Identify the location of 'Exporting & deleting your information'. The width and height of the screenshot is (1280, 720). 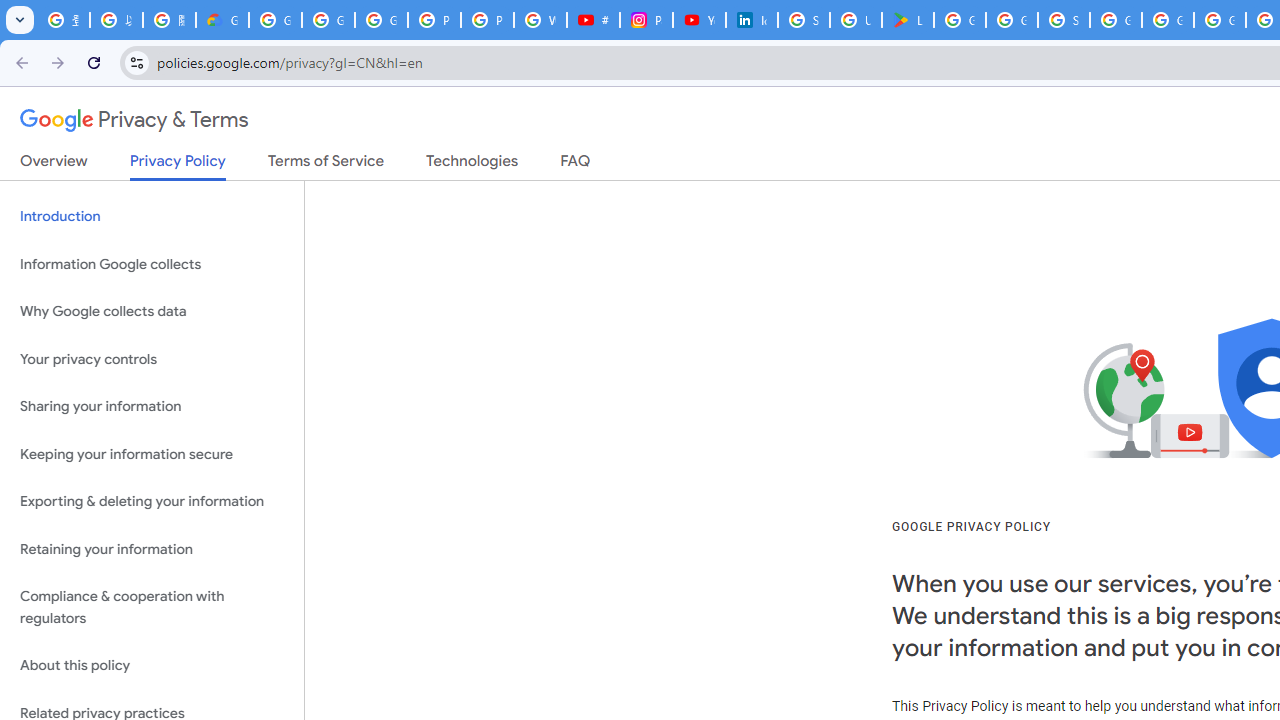
(151, 501).